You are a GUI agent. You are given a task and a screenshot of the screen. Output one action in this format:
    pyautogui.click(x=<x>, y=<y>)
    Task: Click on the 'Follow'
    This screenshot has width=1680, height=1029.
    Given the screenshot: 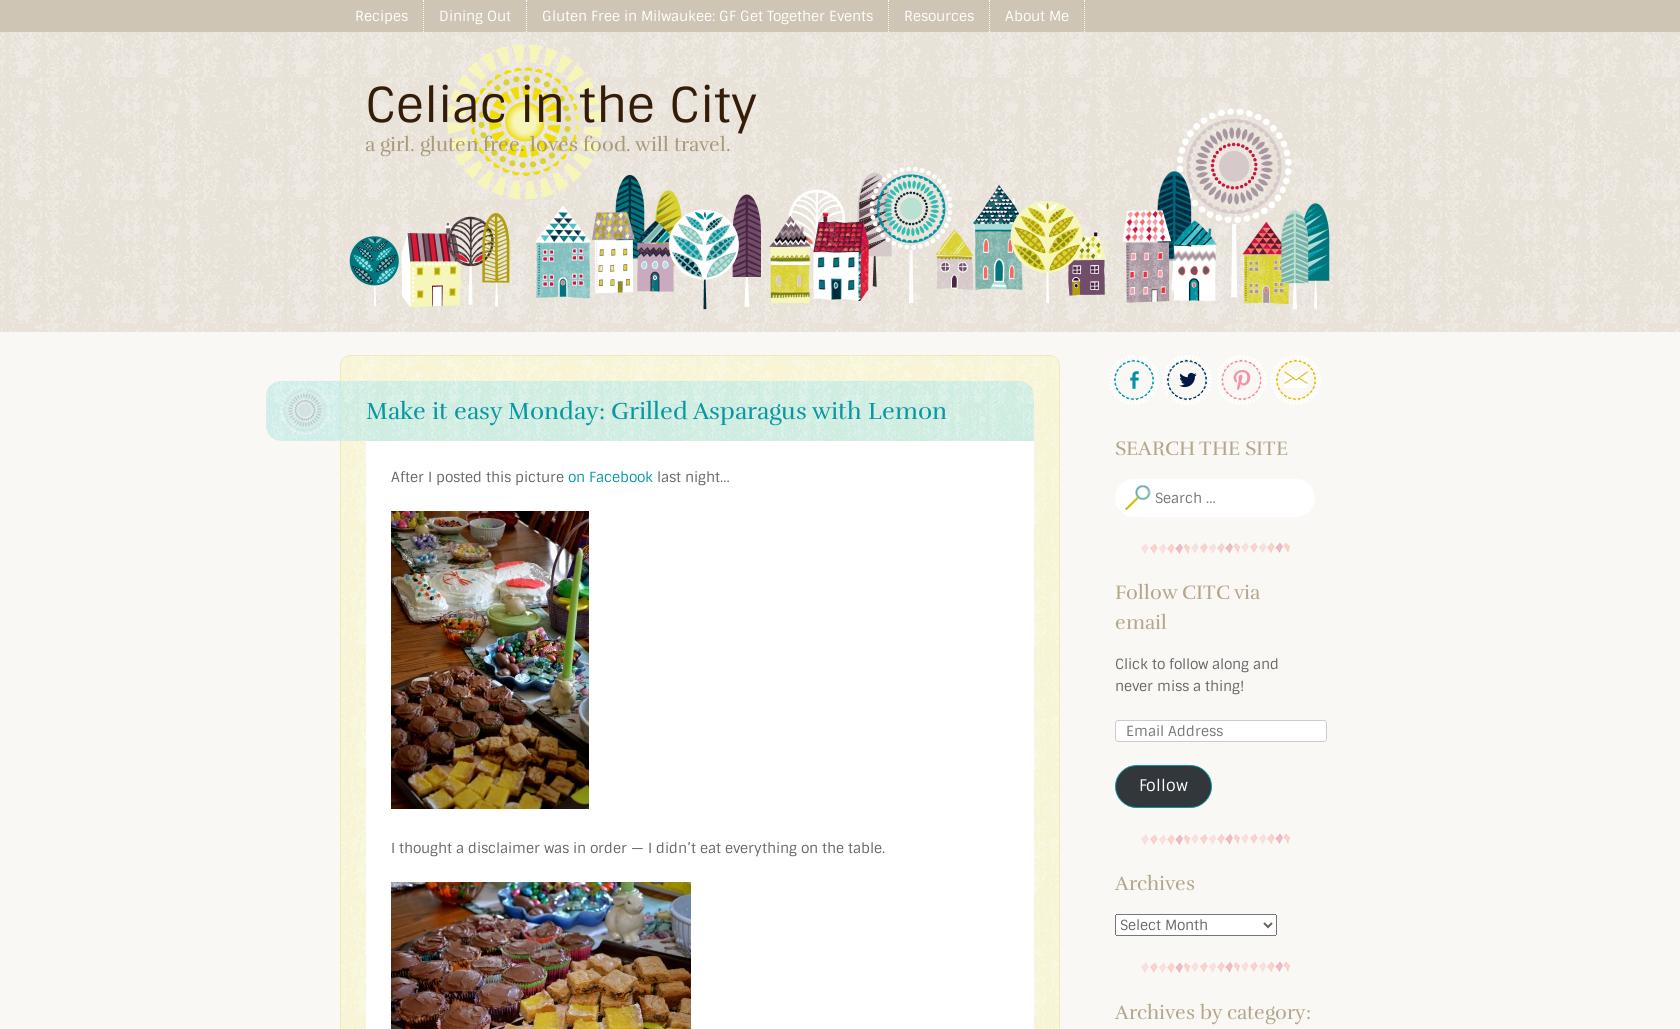 What is the action you would take?
    pyautogui.click(x=1162, y=785)
    